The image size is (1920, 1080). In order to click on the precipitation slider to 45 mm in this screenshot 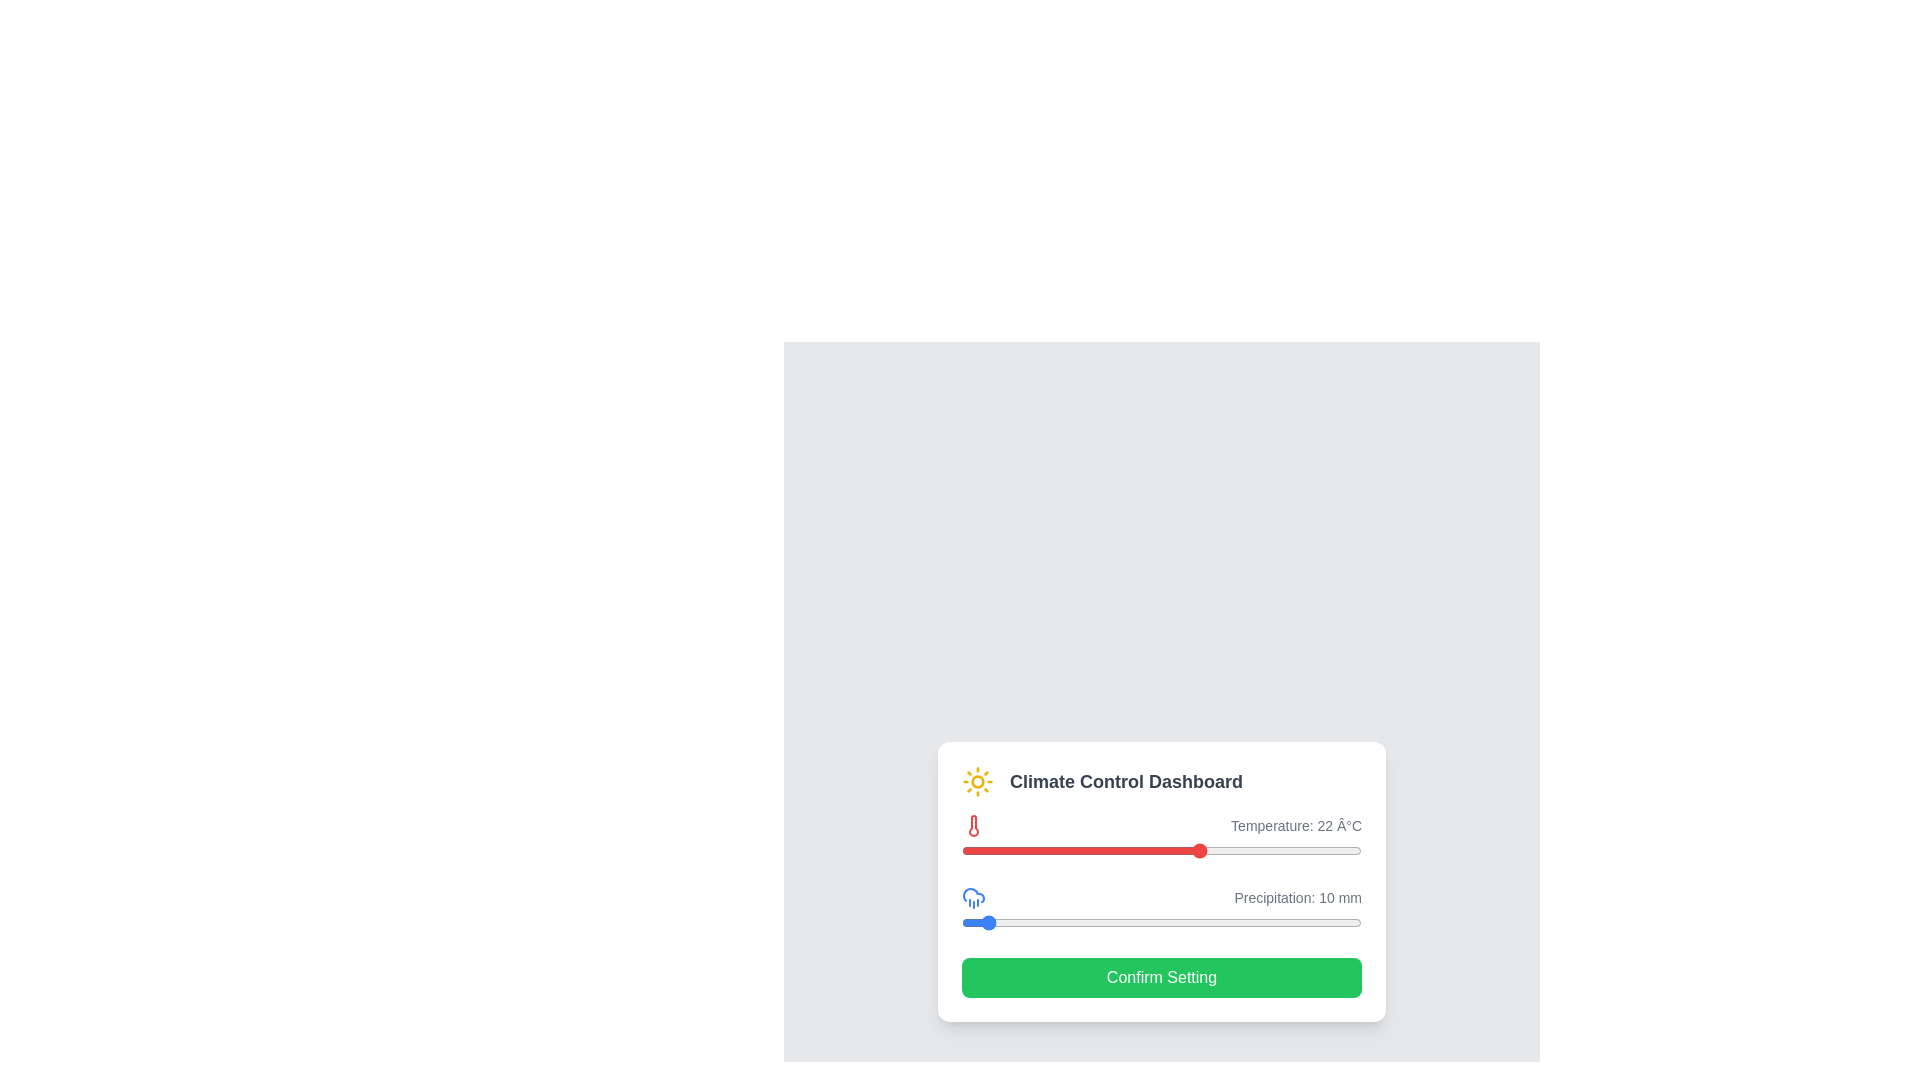, I will do `click(1050, 922)`.